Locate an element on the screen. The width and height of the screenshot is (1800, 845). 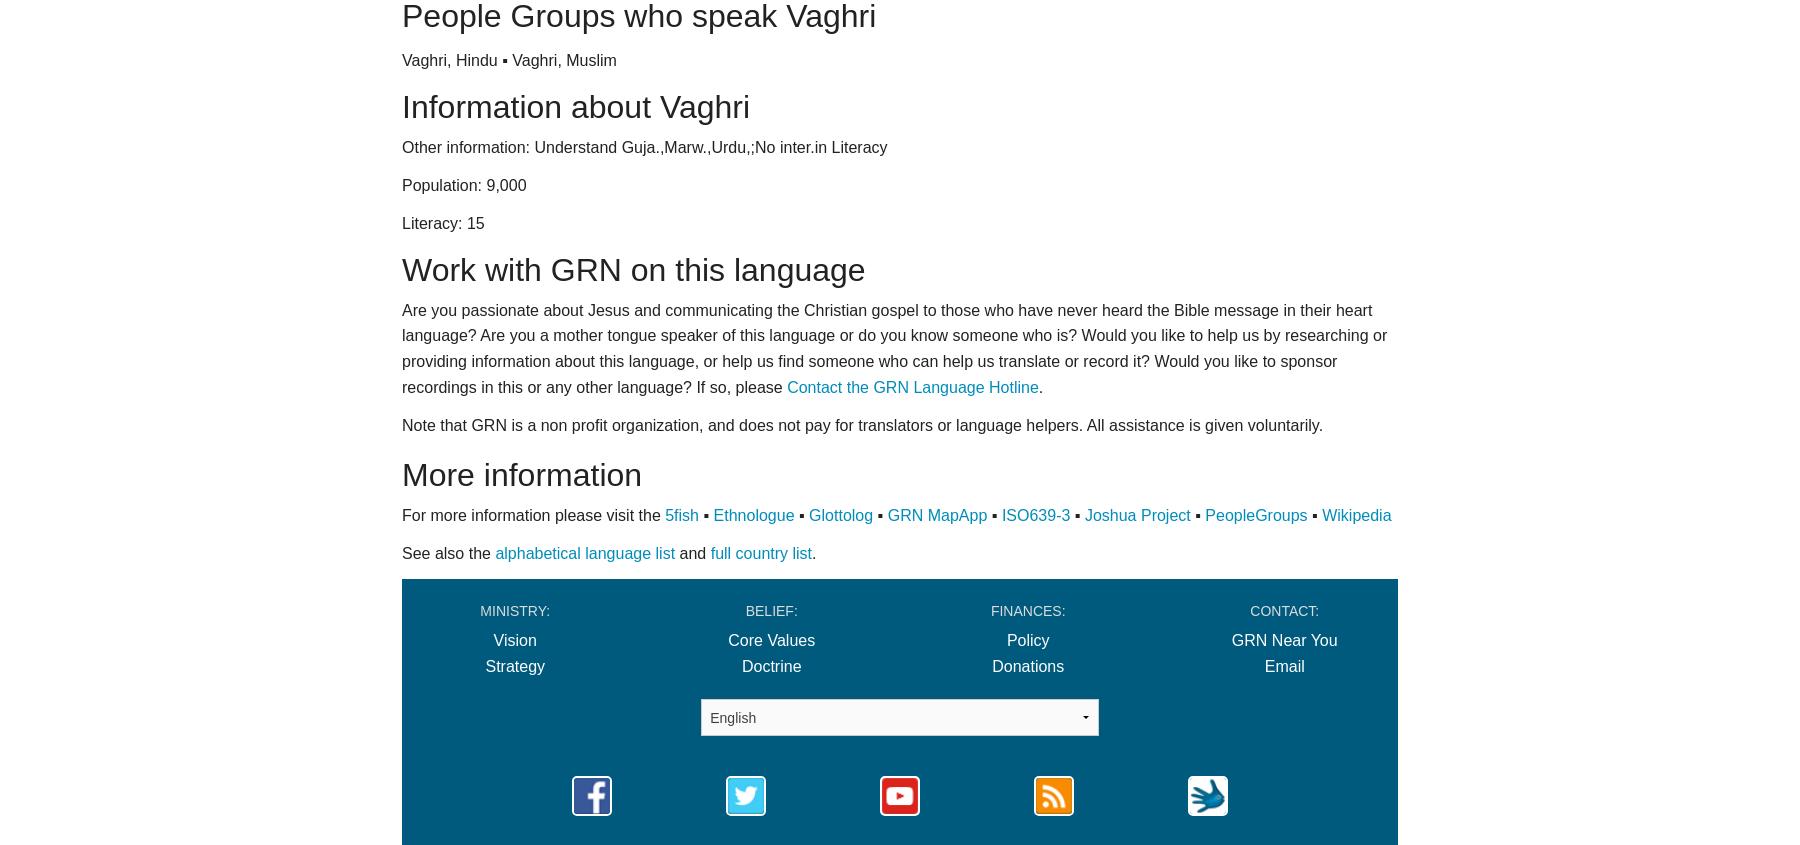
'and' is located at coordinates (691, 552).